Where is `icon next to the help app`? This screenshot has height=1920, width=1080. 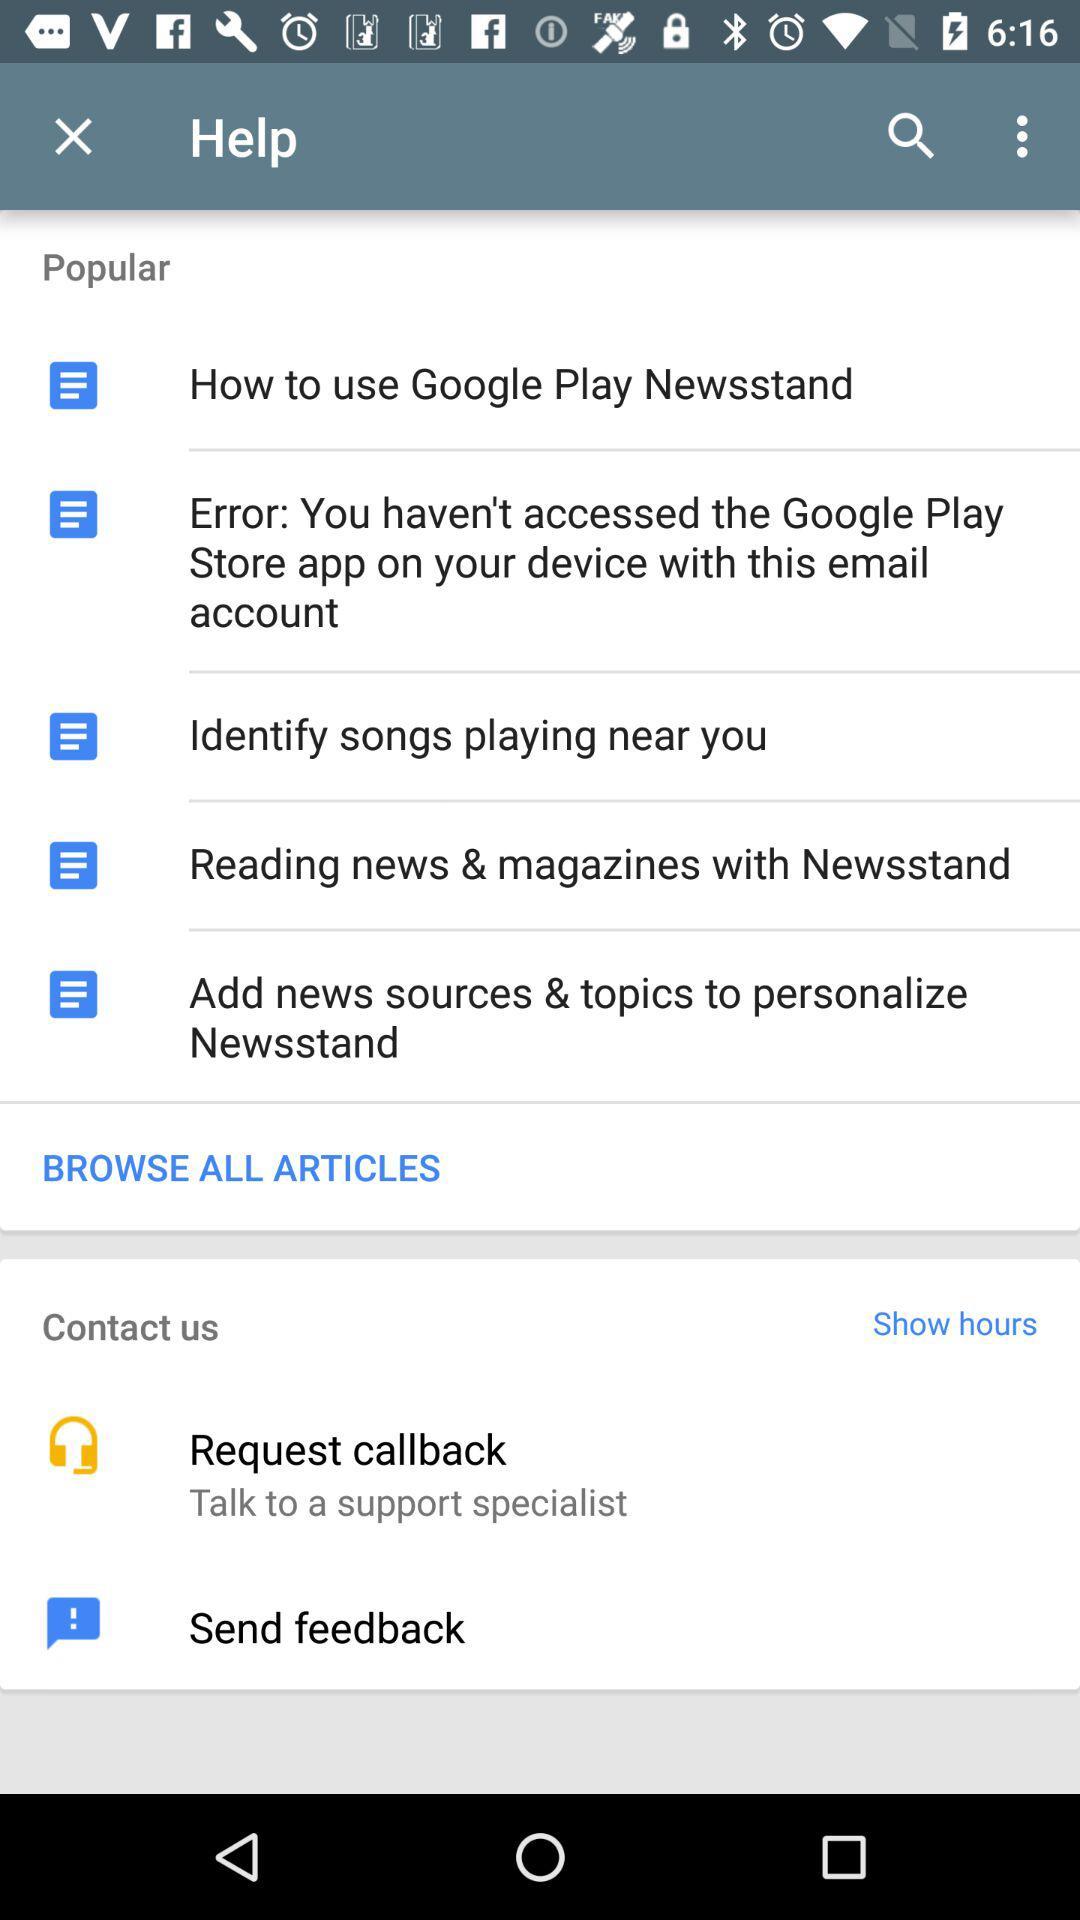 icon next to the help app is located at coordinates (72, 135).